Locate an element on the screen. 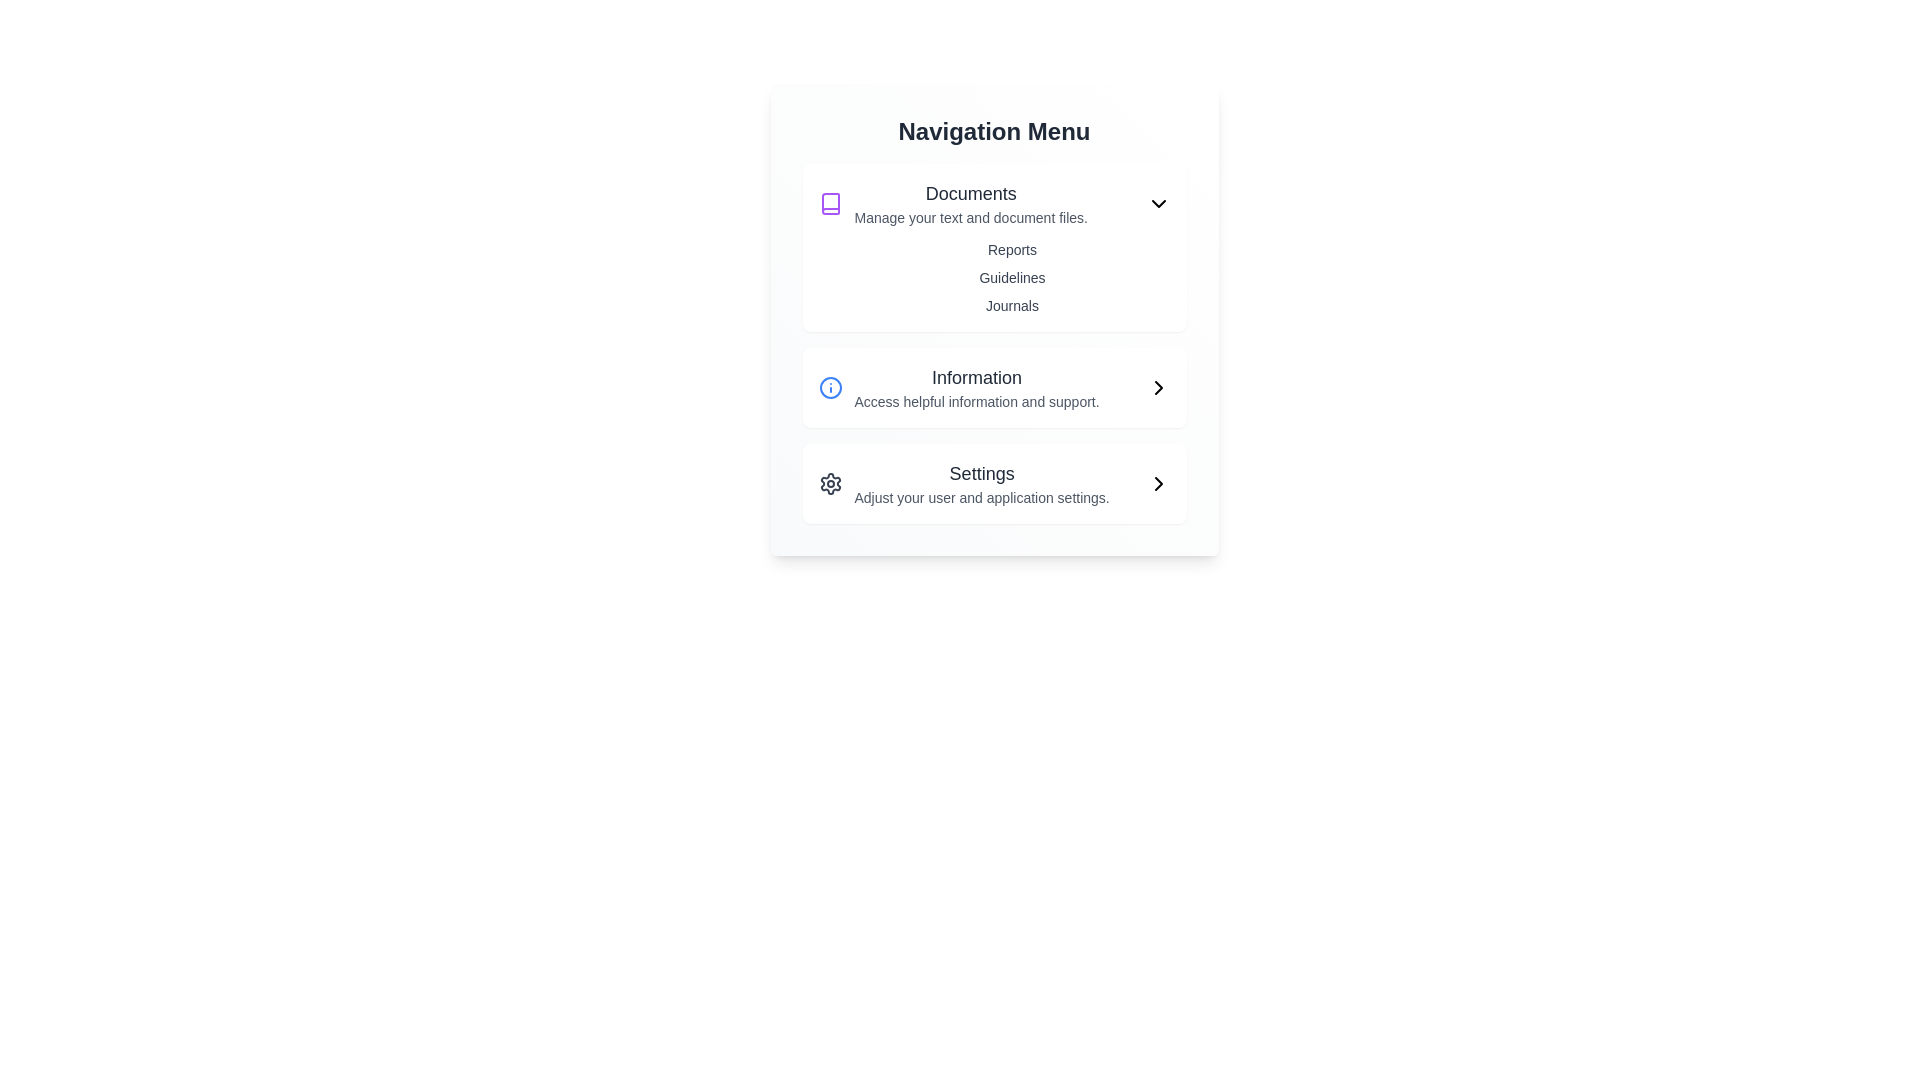  the rightward-pointing chevron arrow icon located at the rightmost end of the 'Settings' section in the navigation menu is located at coordinates (1158, 483).